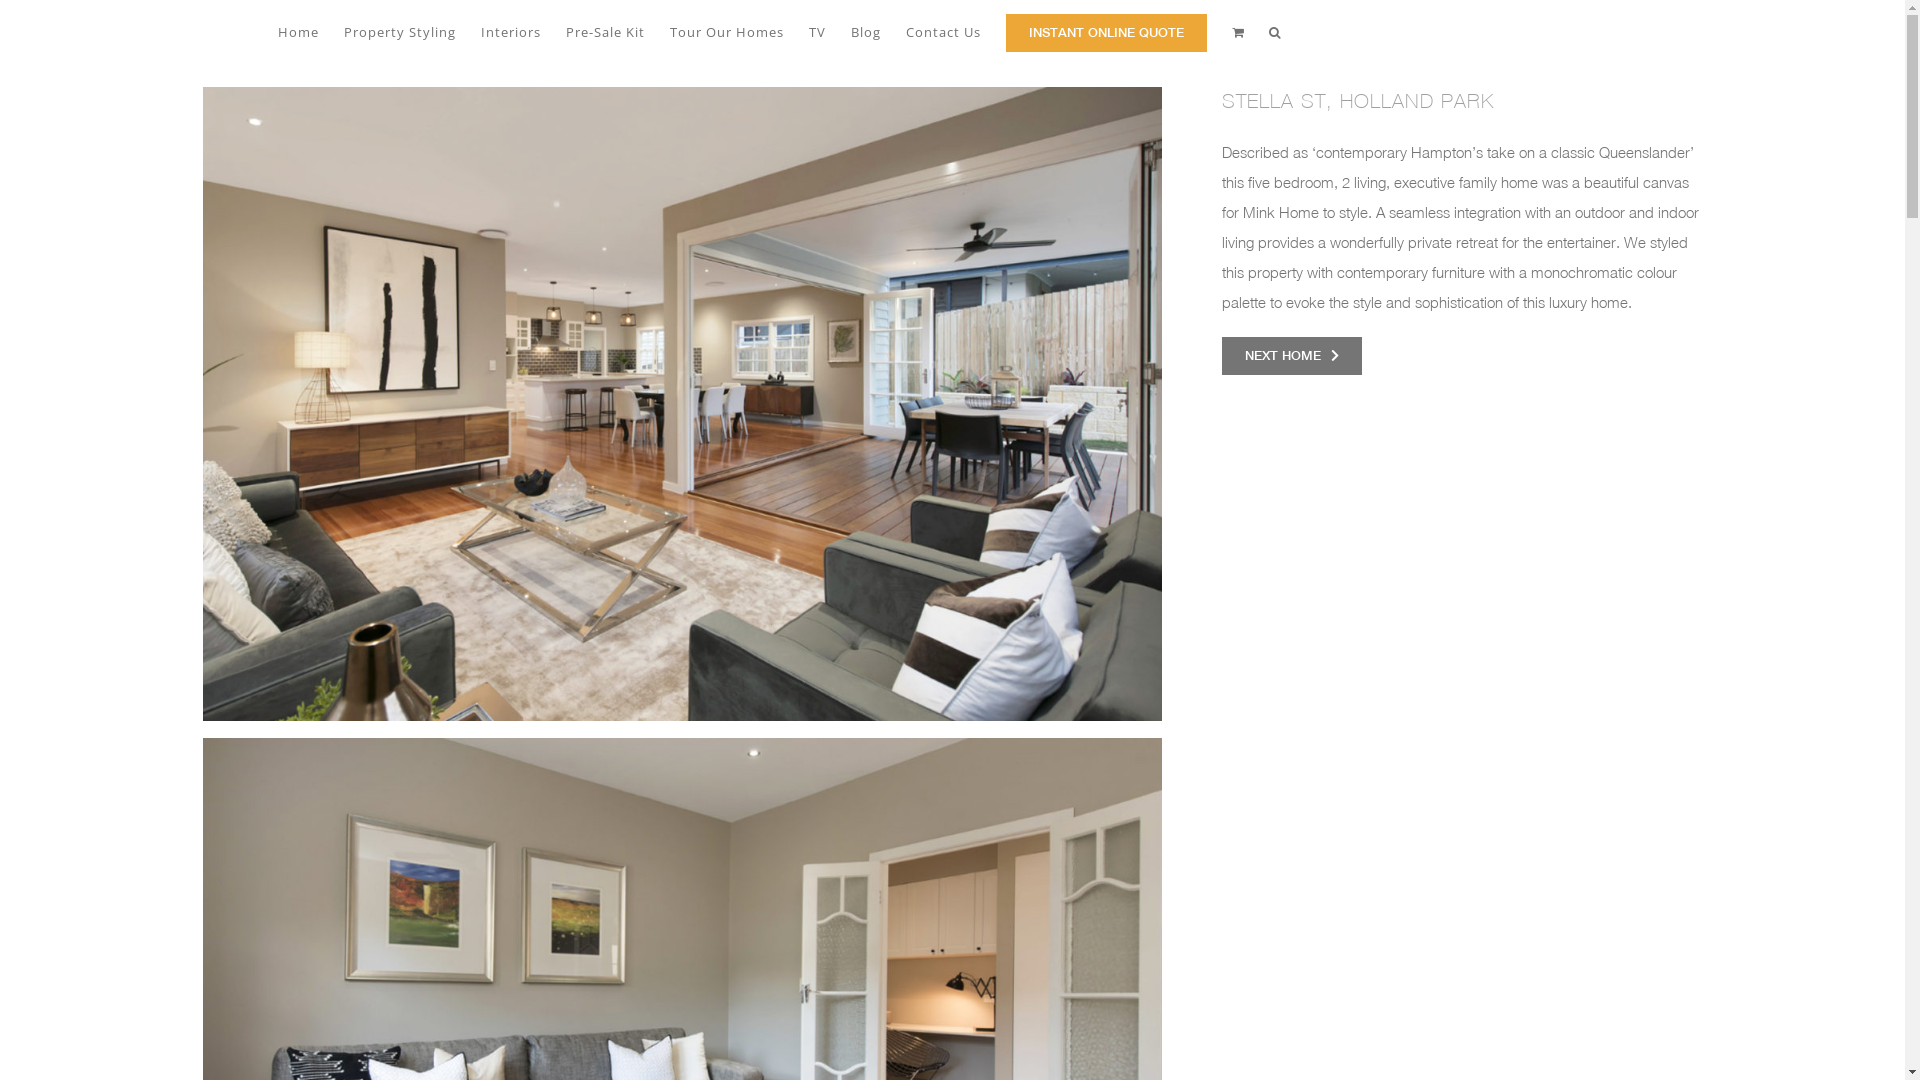 The height and width of the screenshot is (1080, 1920). Describe the element at coordinates (816, 30) in the screenshot. I see `'TV'` at that location.